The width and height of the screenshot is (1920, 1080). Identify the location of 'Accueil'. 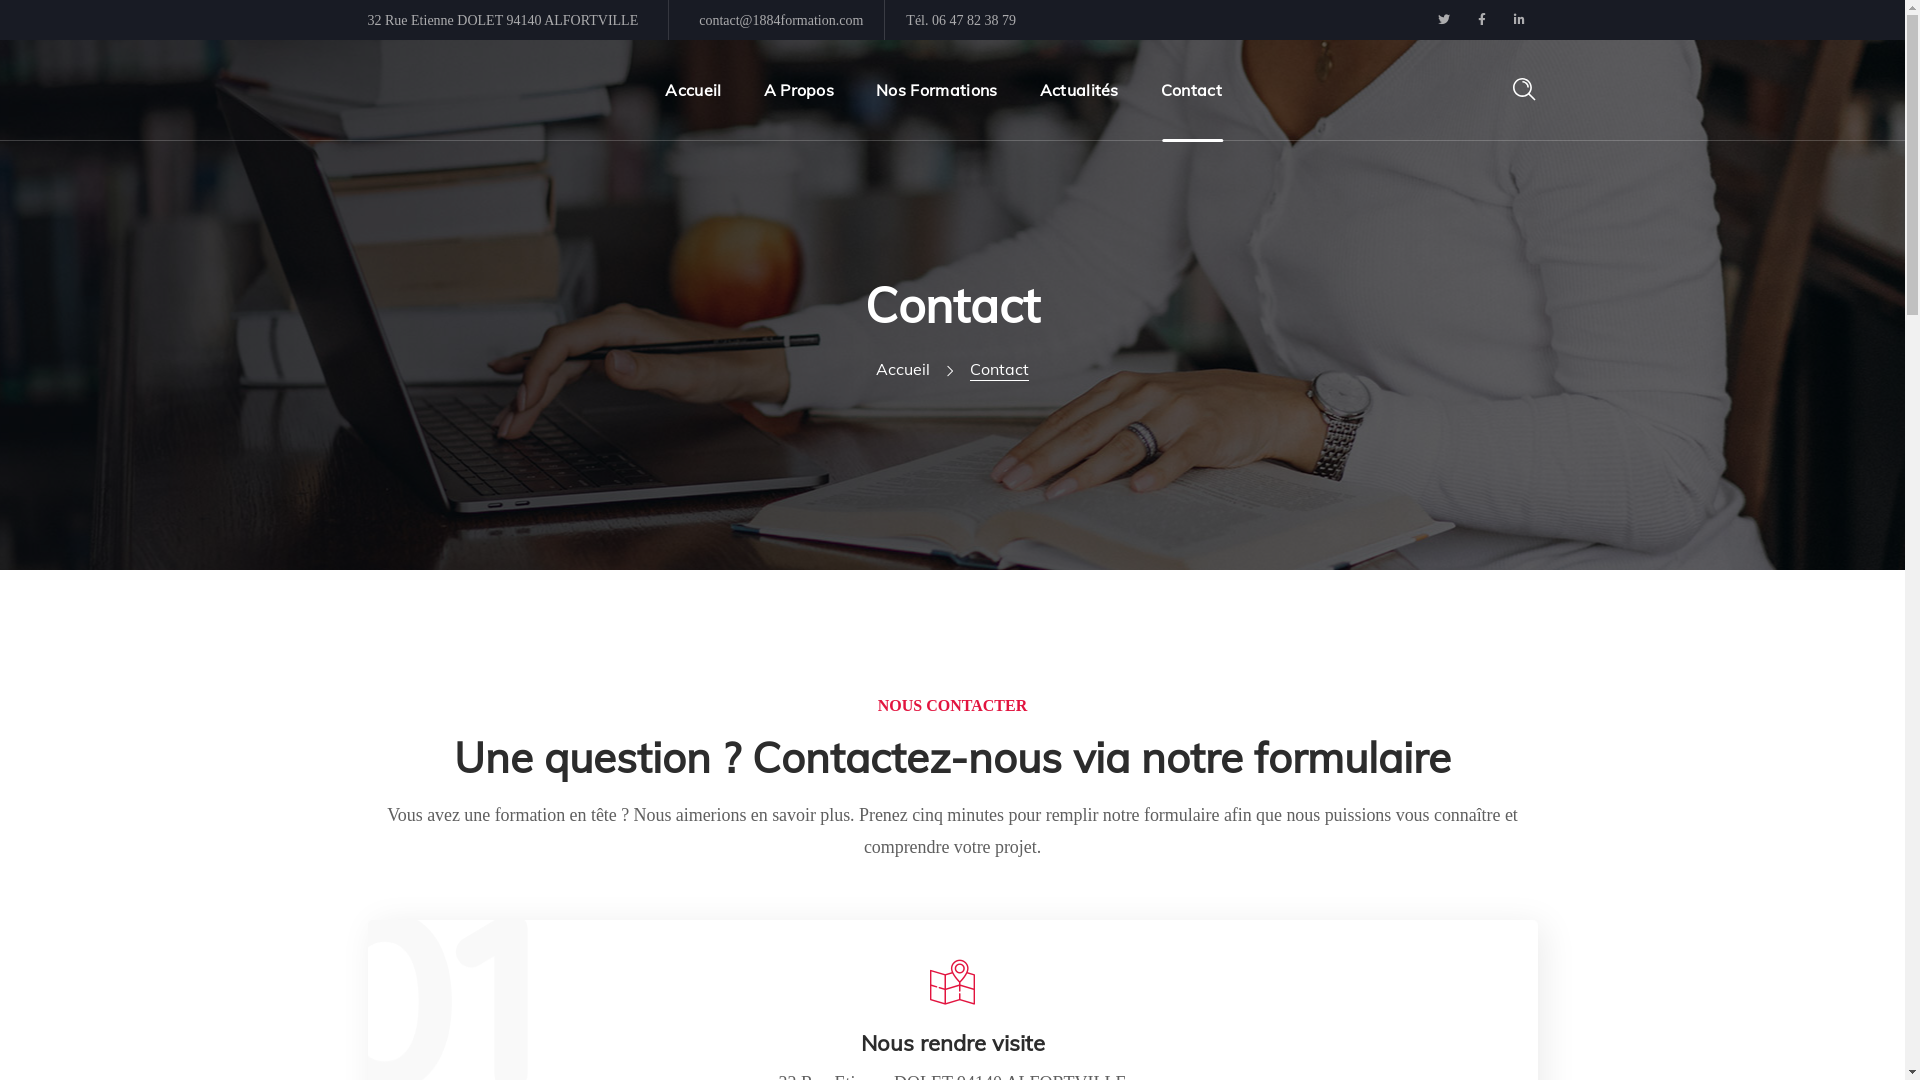
(901, 369).